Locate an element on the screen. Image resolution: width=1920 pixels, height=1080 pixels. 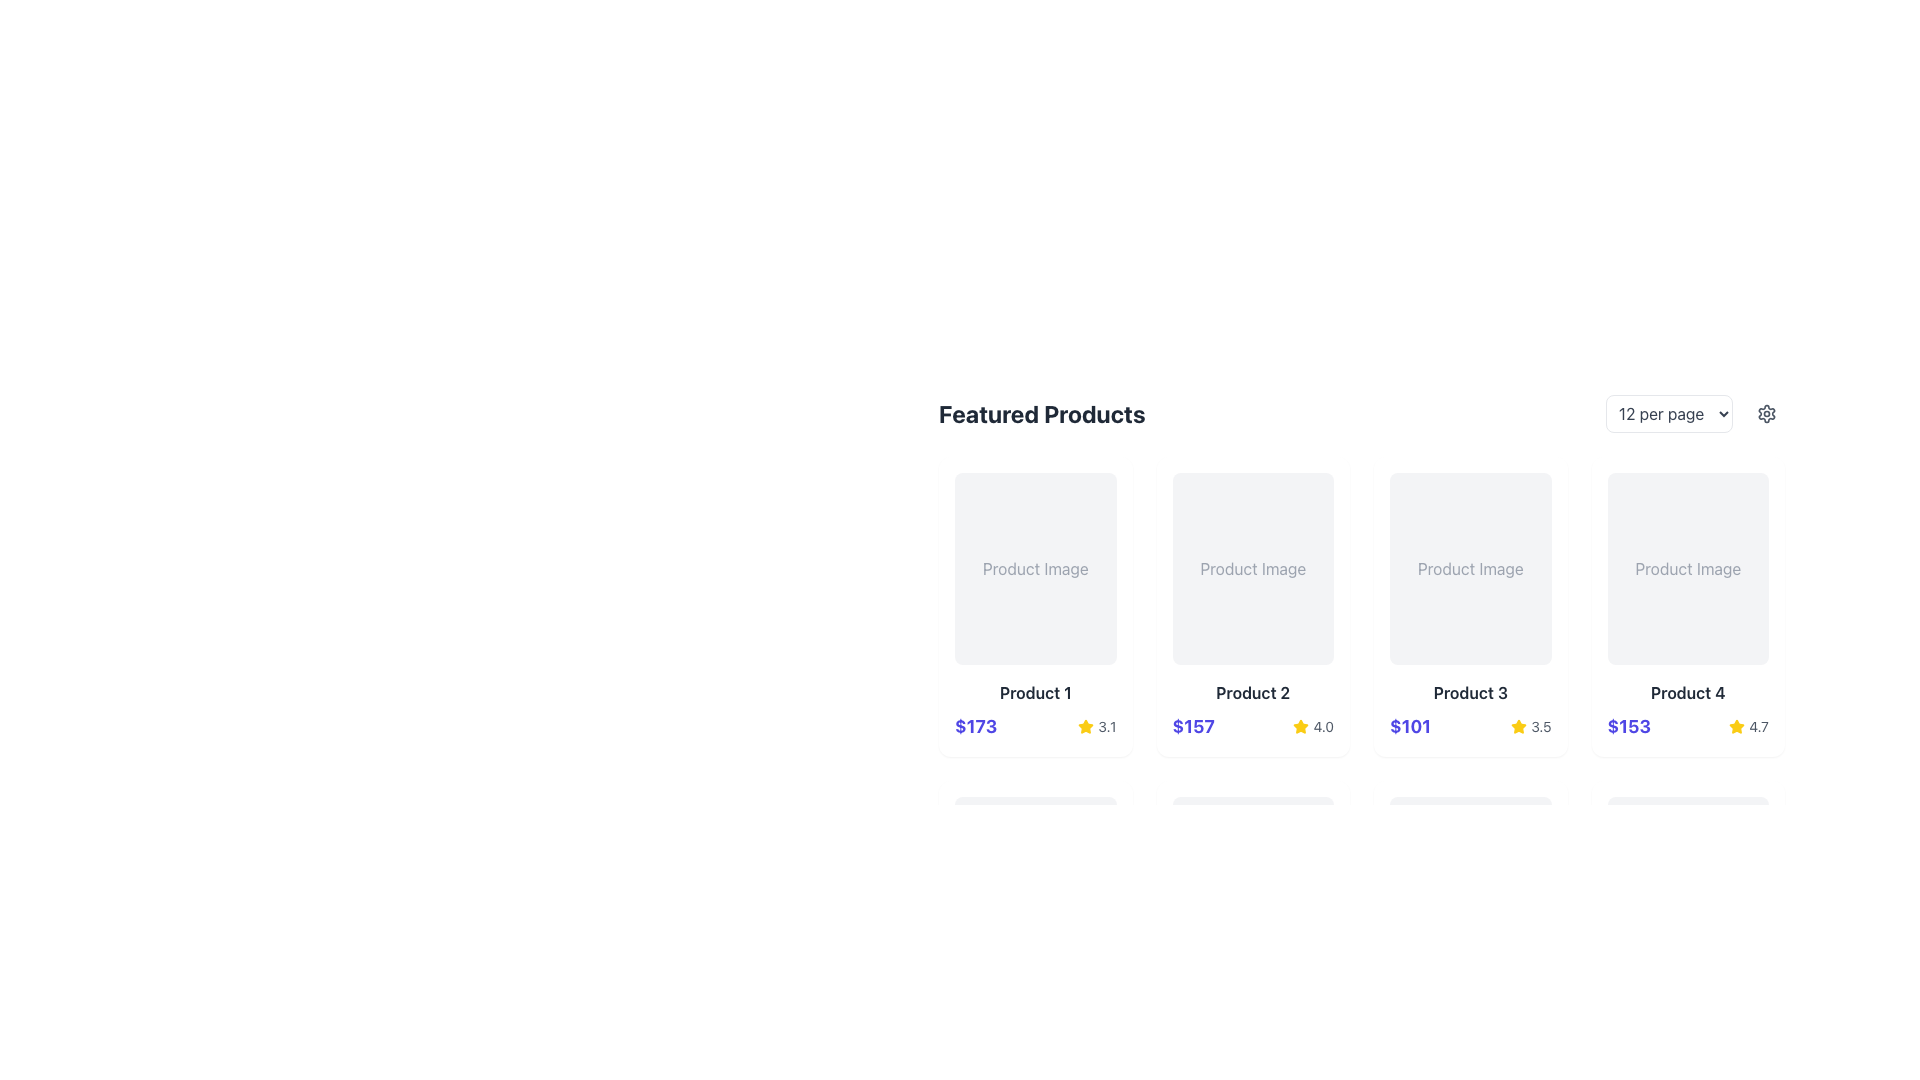
the Rating display in the last product card of the fourth column, which shows a star icon and a numeric rating value, positioned to the right of the price text ('$153') is located at coordinates (1748, 726).